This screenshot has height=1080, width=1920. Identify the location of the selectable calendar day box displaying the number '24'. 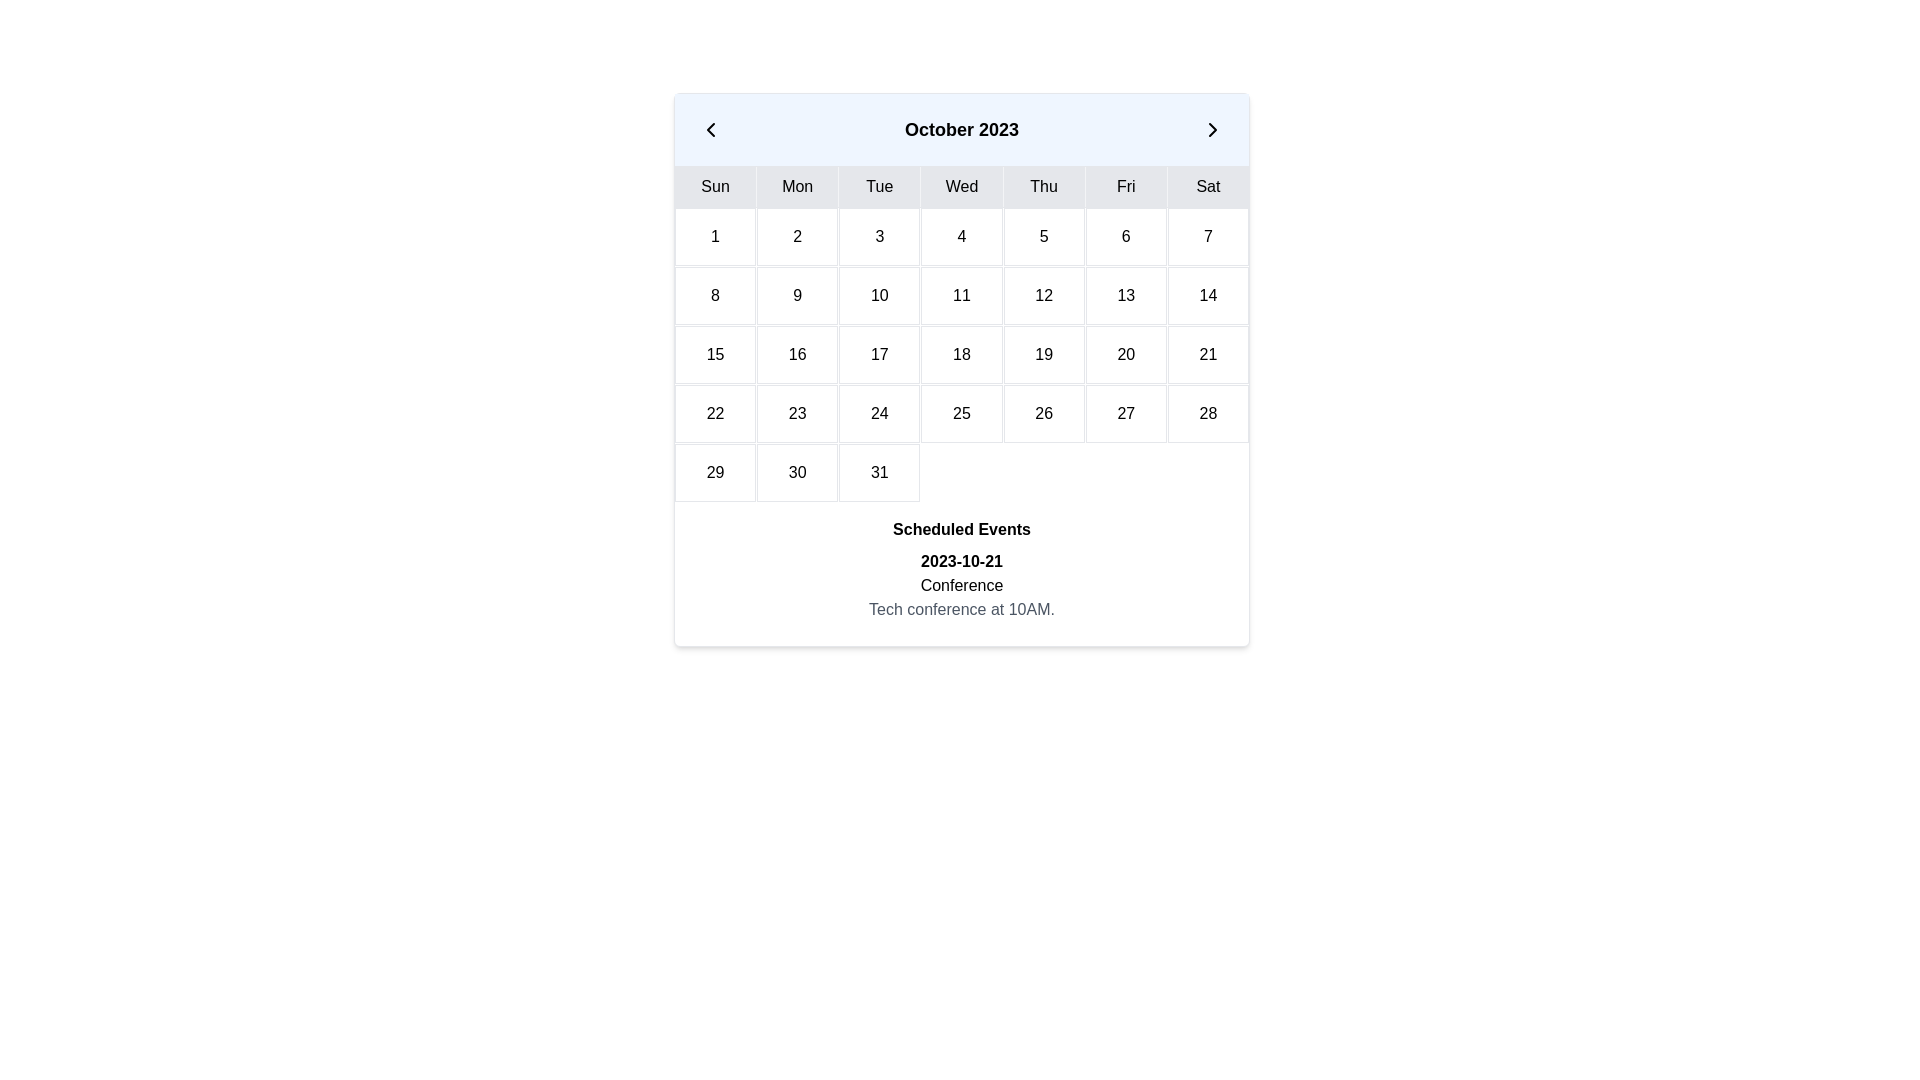
(879, 412).